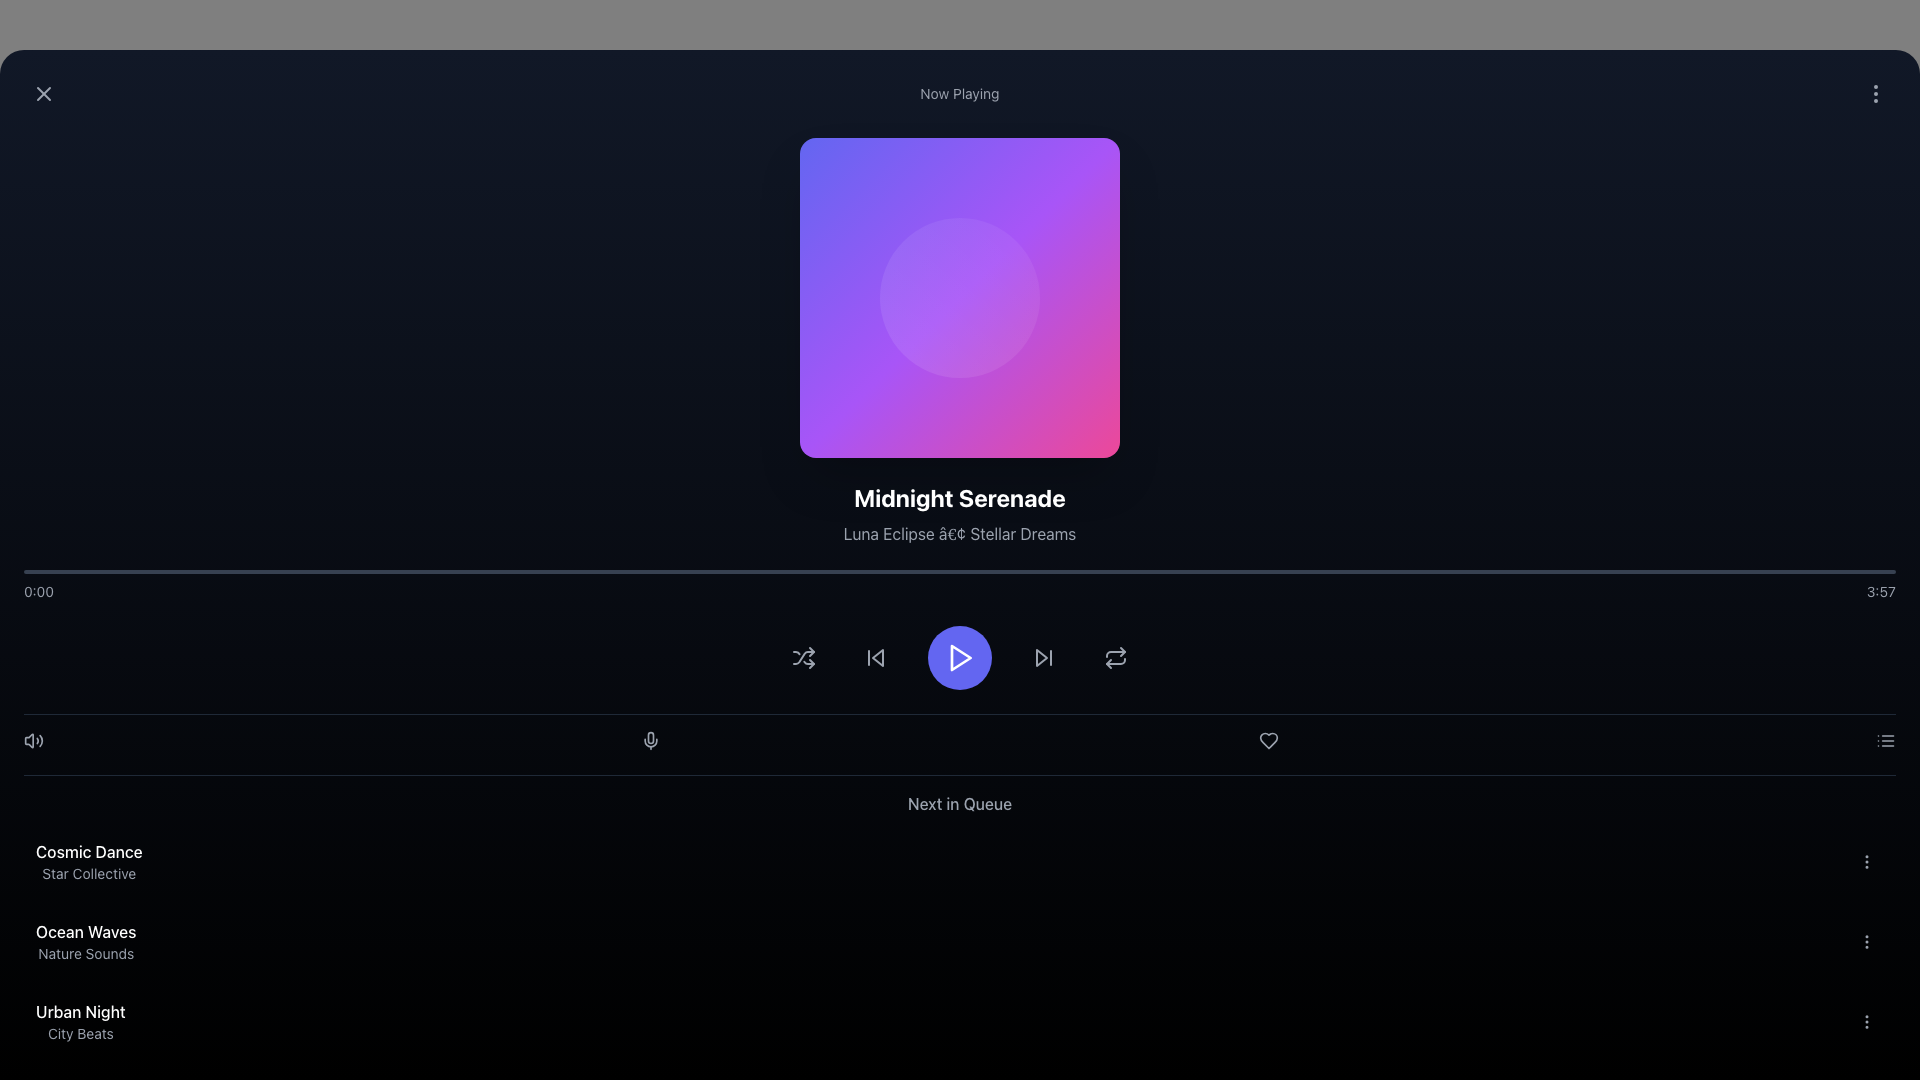 The image size is (1920, 1080). I want to click on the circular repeat icon button, which features two arrows forming a loop and is styled with a gray color scheme, so click(1115, 658).